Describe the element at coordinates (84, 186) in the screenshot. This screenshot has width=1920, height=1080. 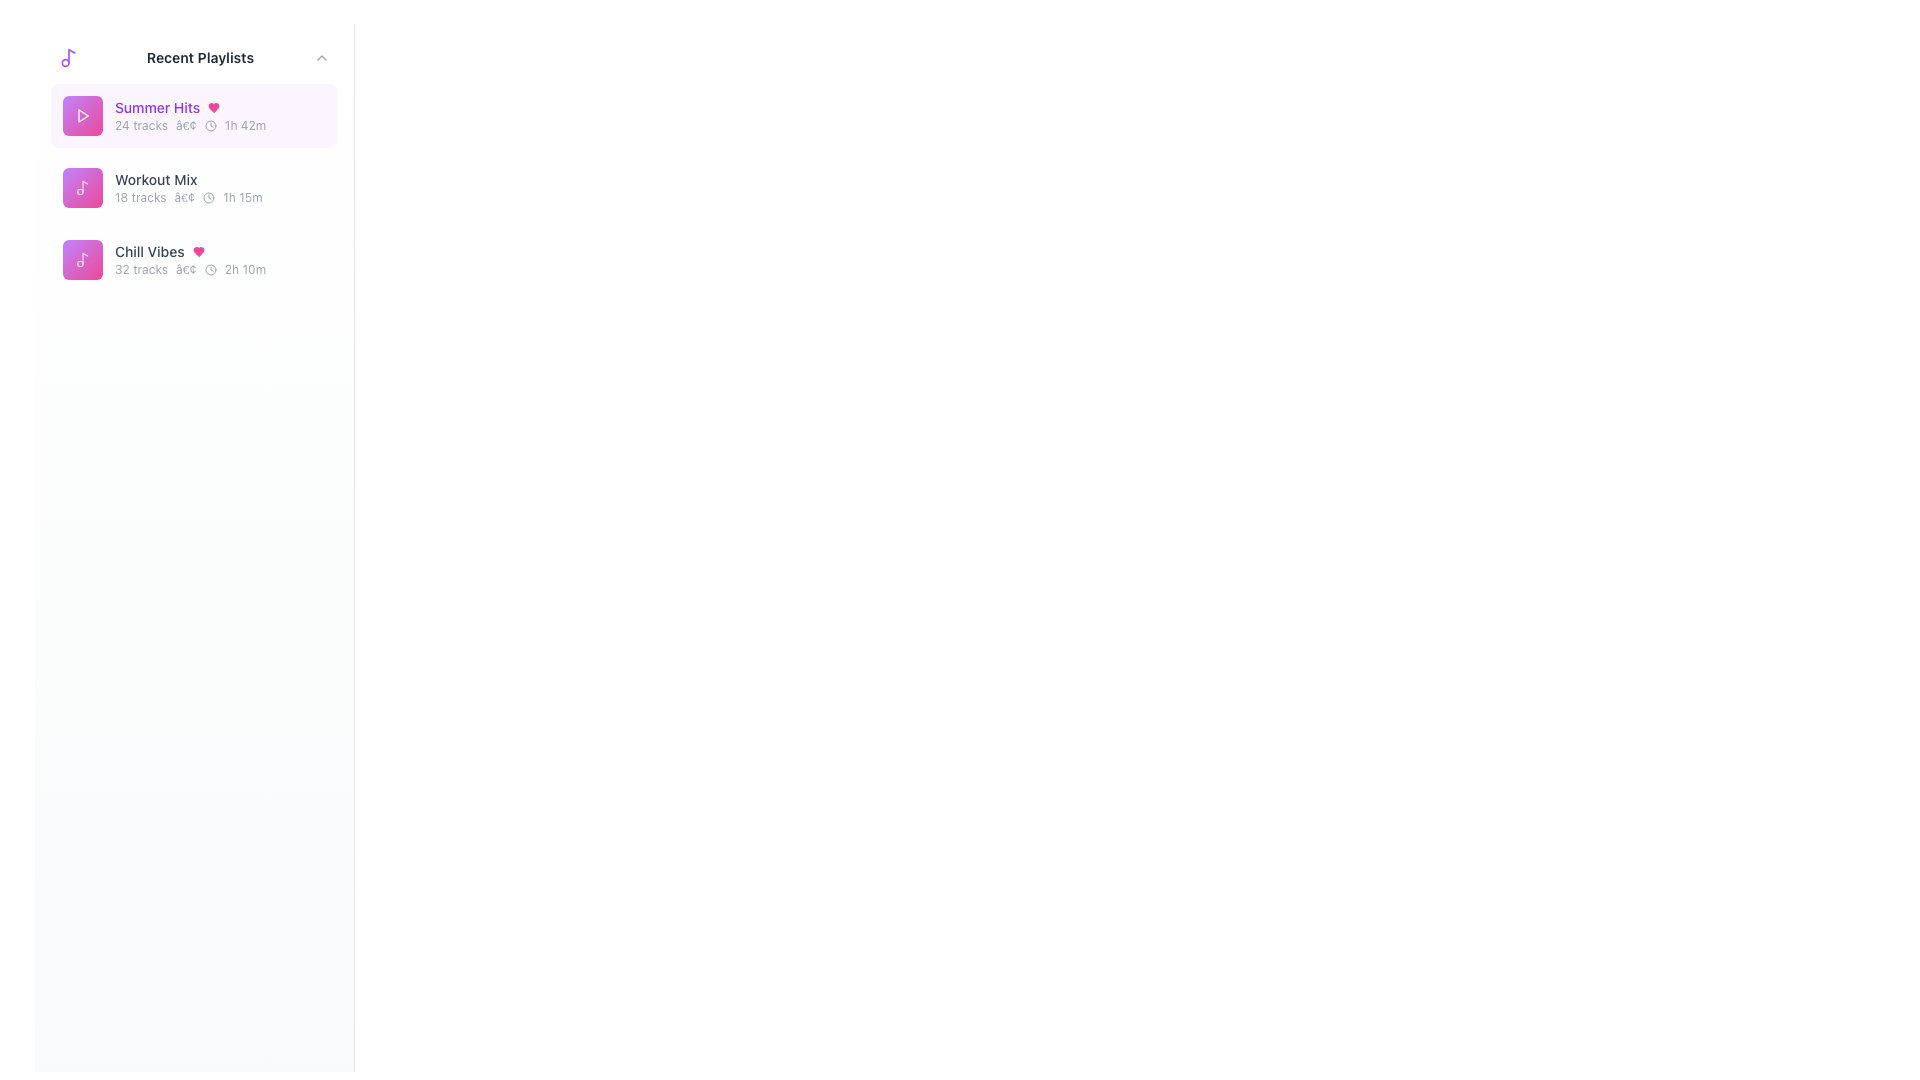
I see `the musical note icon associated with the 'Workout Mix' playlist item, which is visually represented by a vertical line with a slight curve at the top` at that location.